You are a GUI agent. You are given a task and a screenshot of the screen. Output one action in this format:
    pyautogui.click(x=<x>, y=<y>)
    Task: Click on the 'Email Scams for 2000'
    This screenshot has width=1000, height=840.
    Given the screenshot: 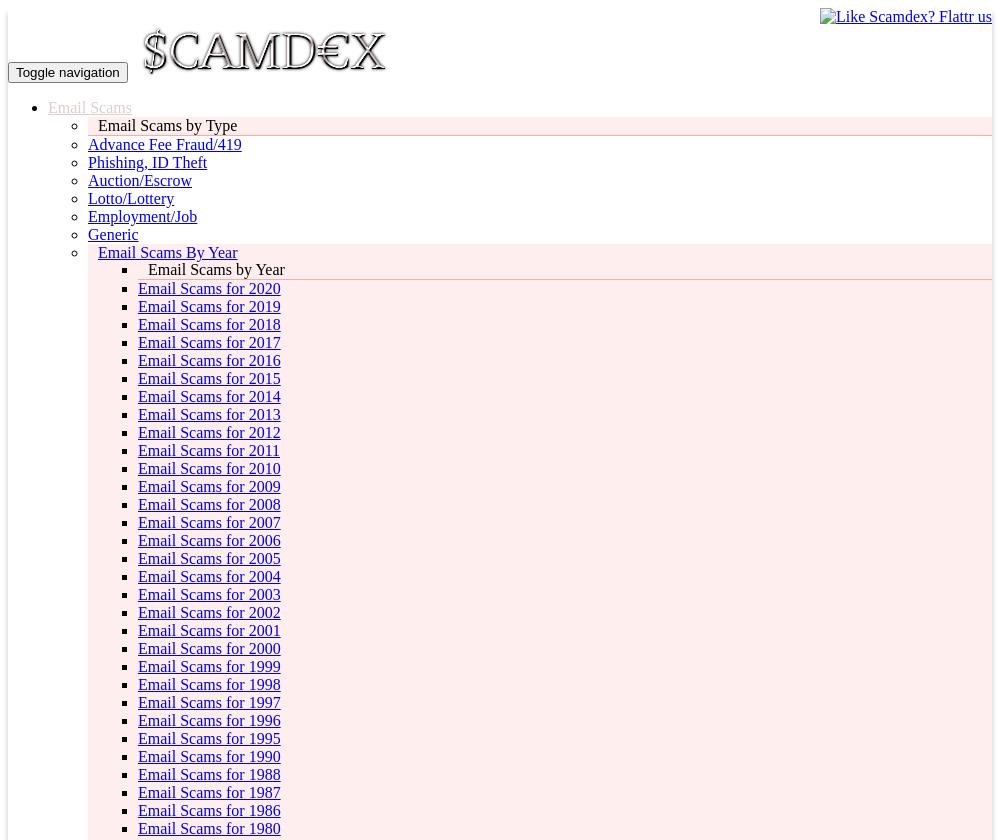 What is the action you would take?
    pyautogui.click(x=208, y=648)
    